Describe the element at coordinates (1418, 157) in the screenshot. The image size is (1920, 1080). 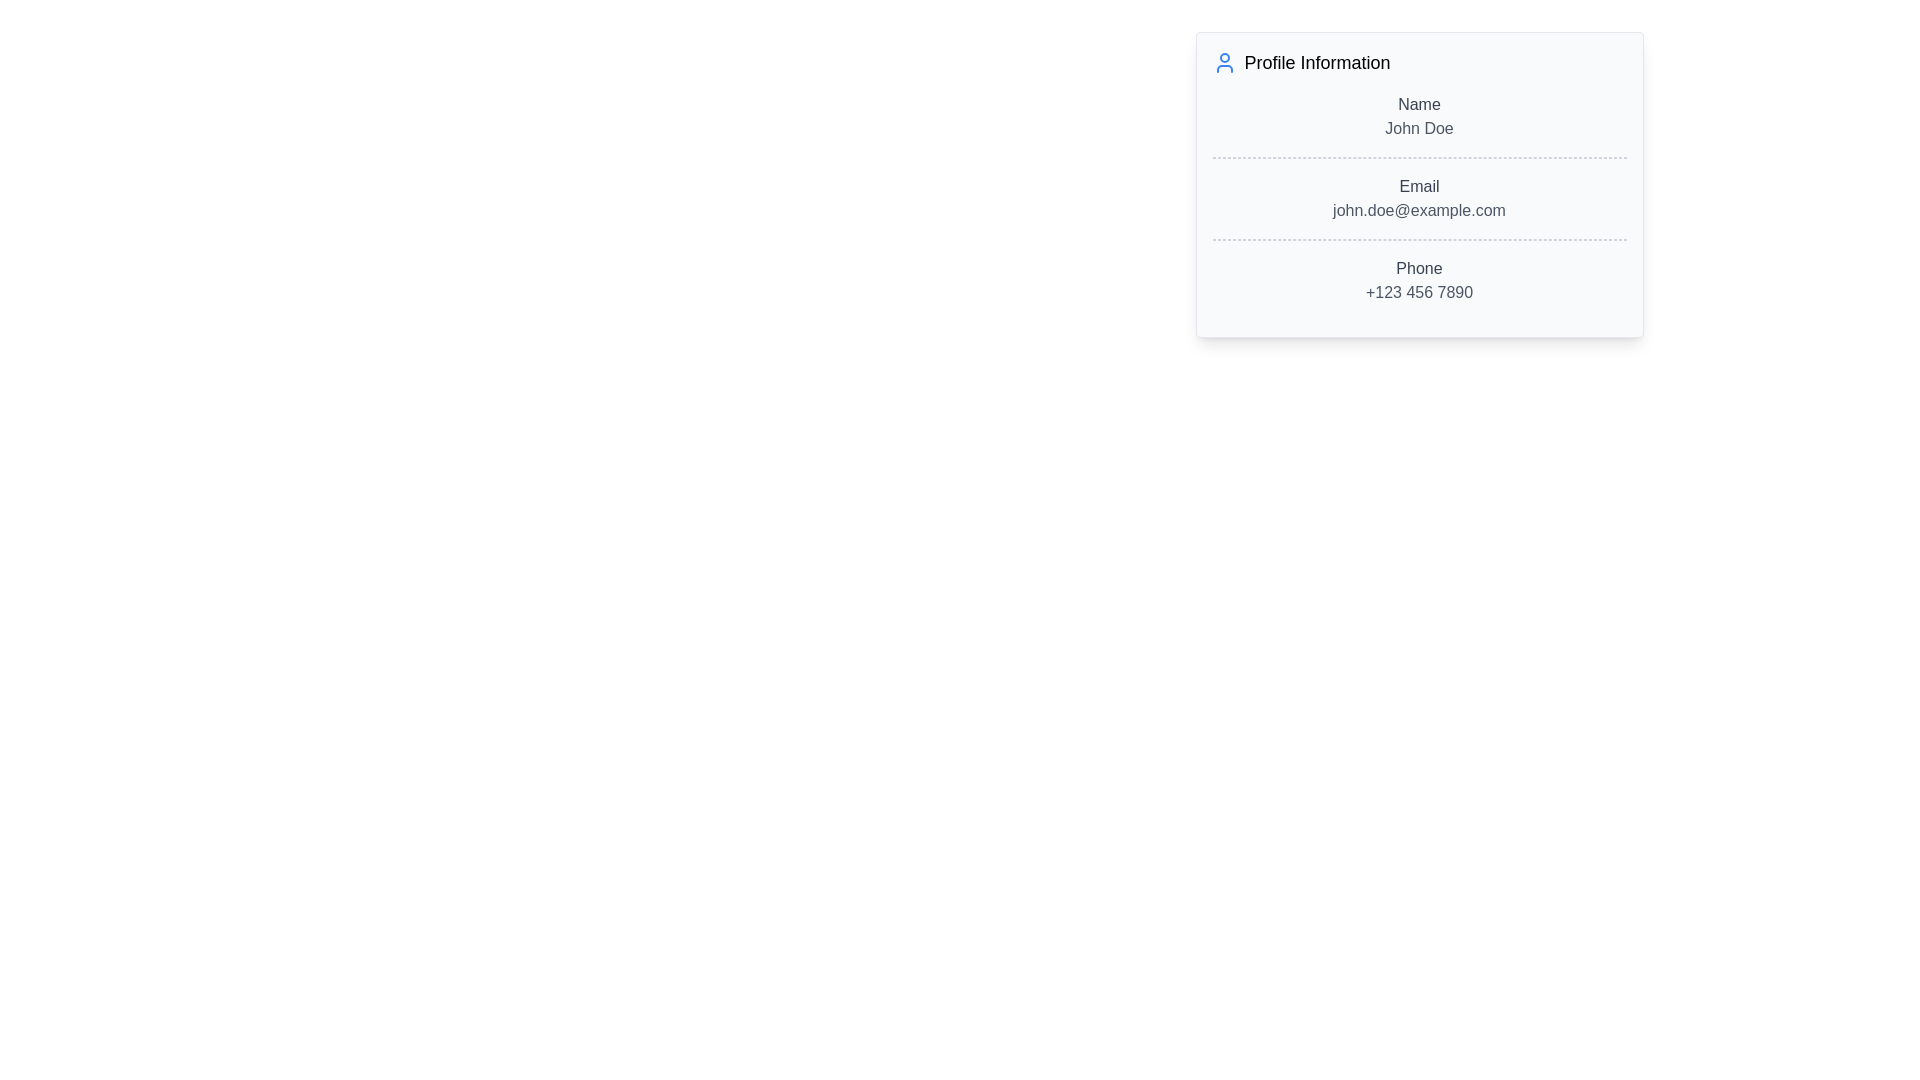
I see `the Divider element that visually separates 'Name John Doe' and 'Email john.doe@example.com'` at that location.